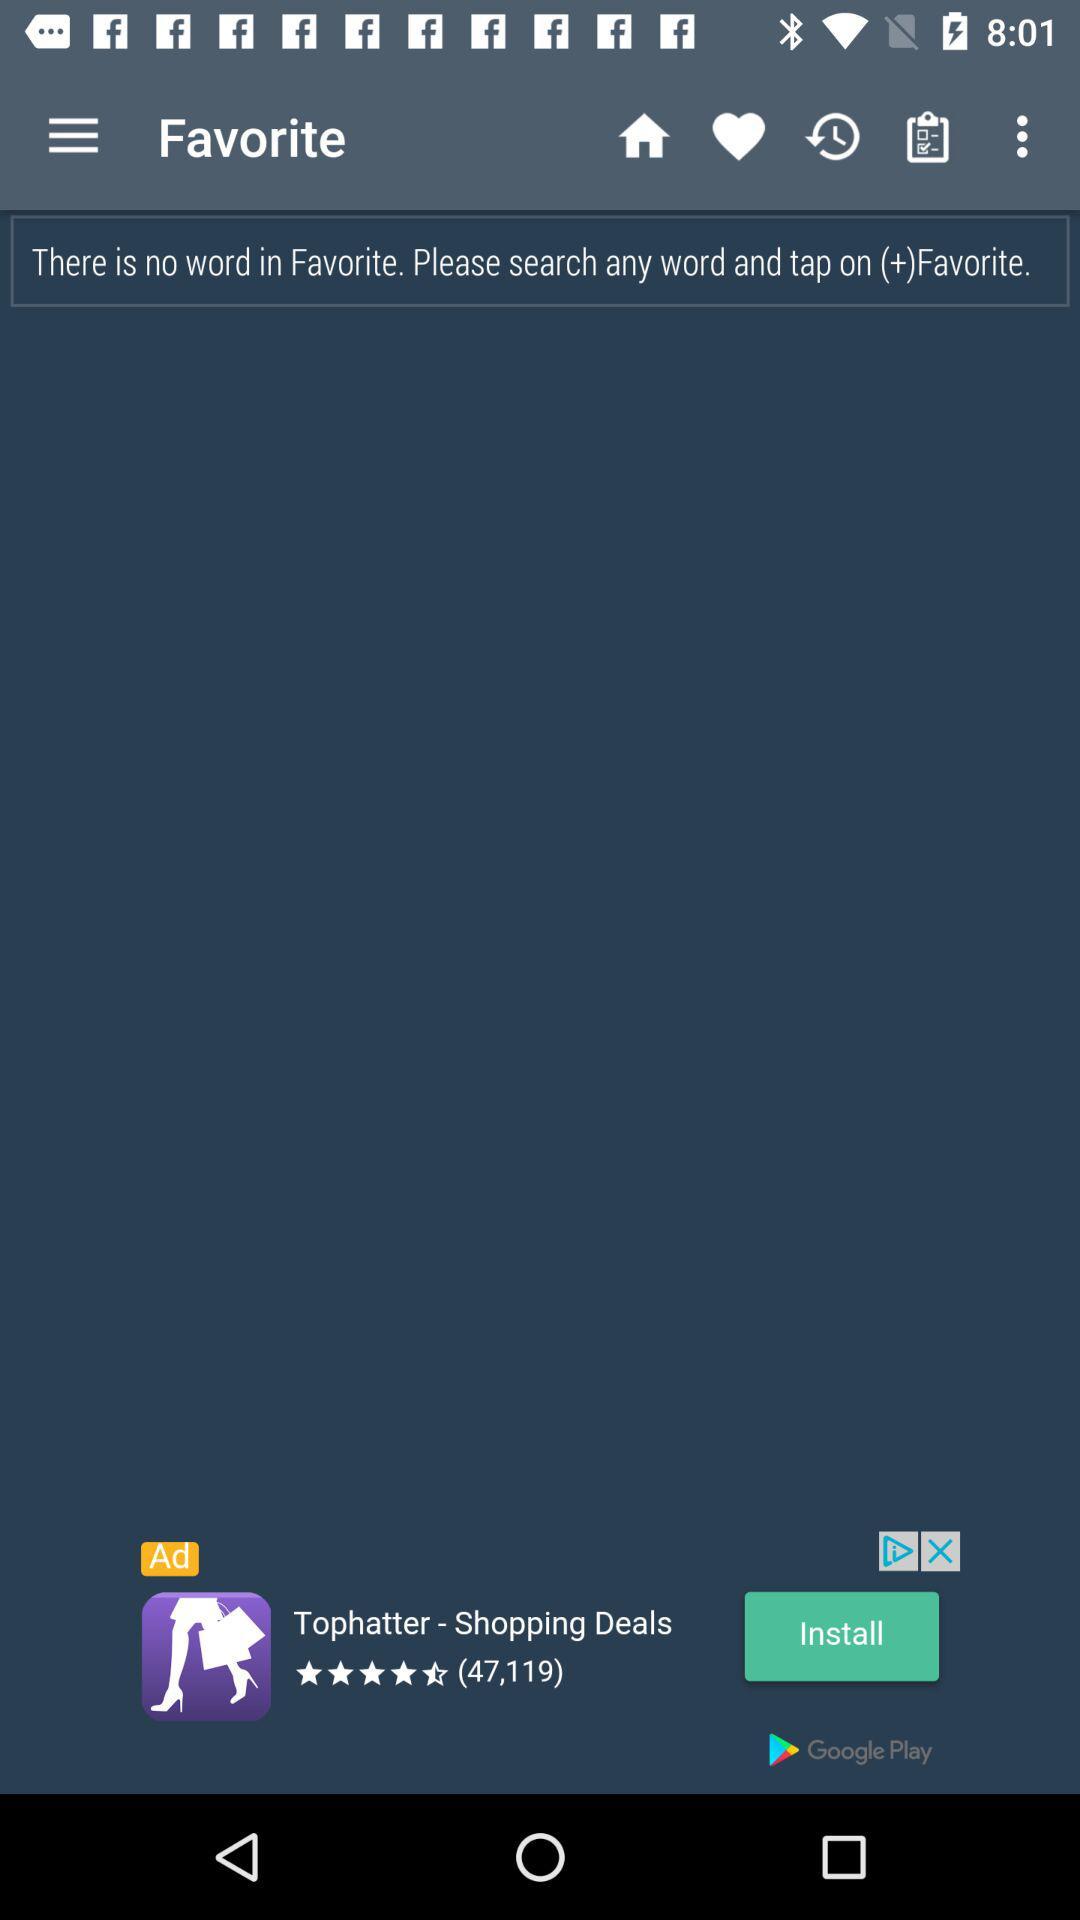 The width and height of the screenshot is (1080, 1920). What do you see at coordinates (540, 1662) in the screenshot?
I see `link in advertisement` at bounding box center [540, 1662].